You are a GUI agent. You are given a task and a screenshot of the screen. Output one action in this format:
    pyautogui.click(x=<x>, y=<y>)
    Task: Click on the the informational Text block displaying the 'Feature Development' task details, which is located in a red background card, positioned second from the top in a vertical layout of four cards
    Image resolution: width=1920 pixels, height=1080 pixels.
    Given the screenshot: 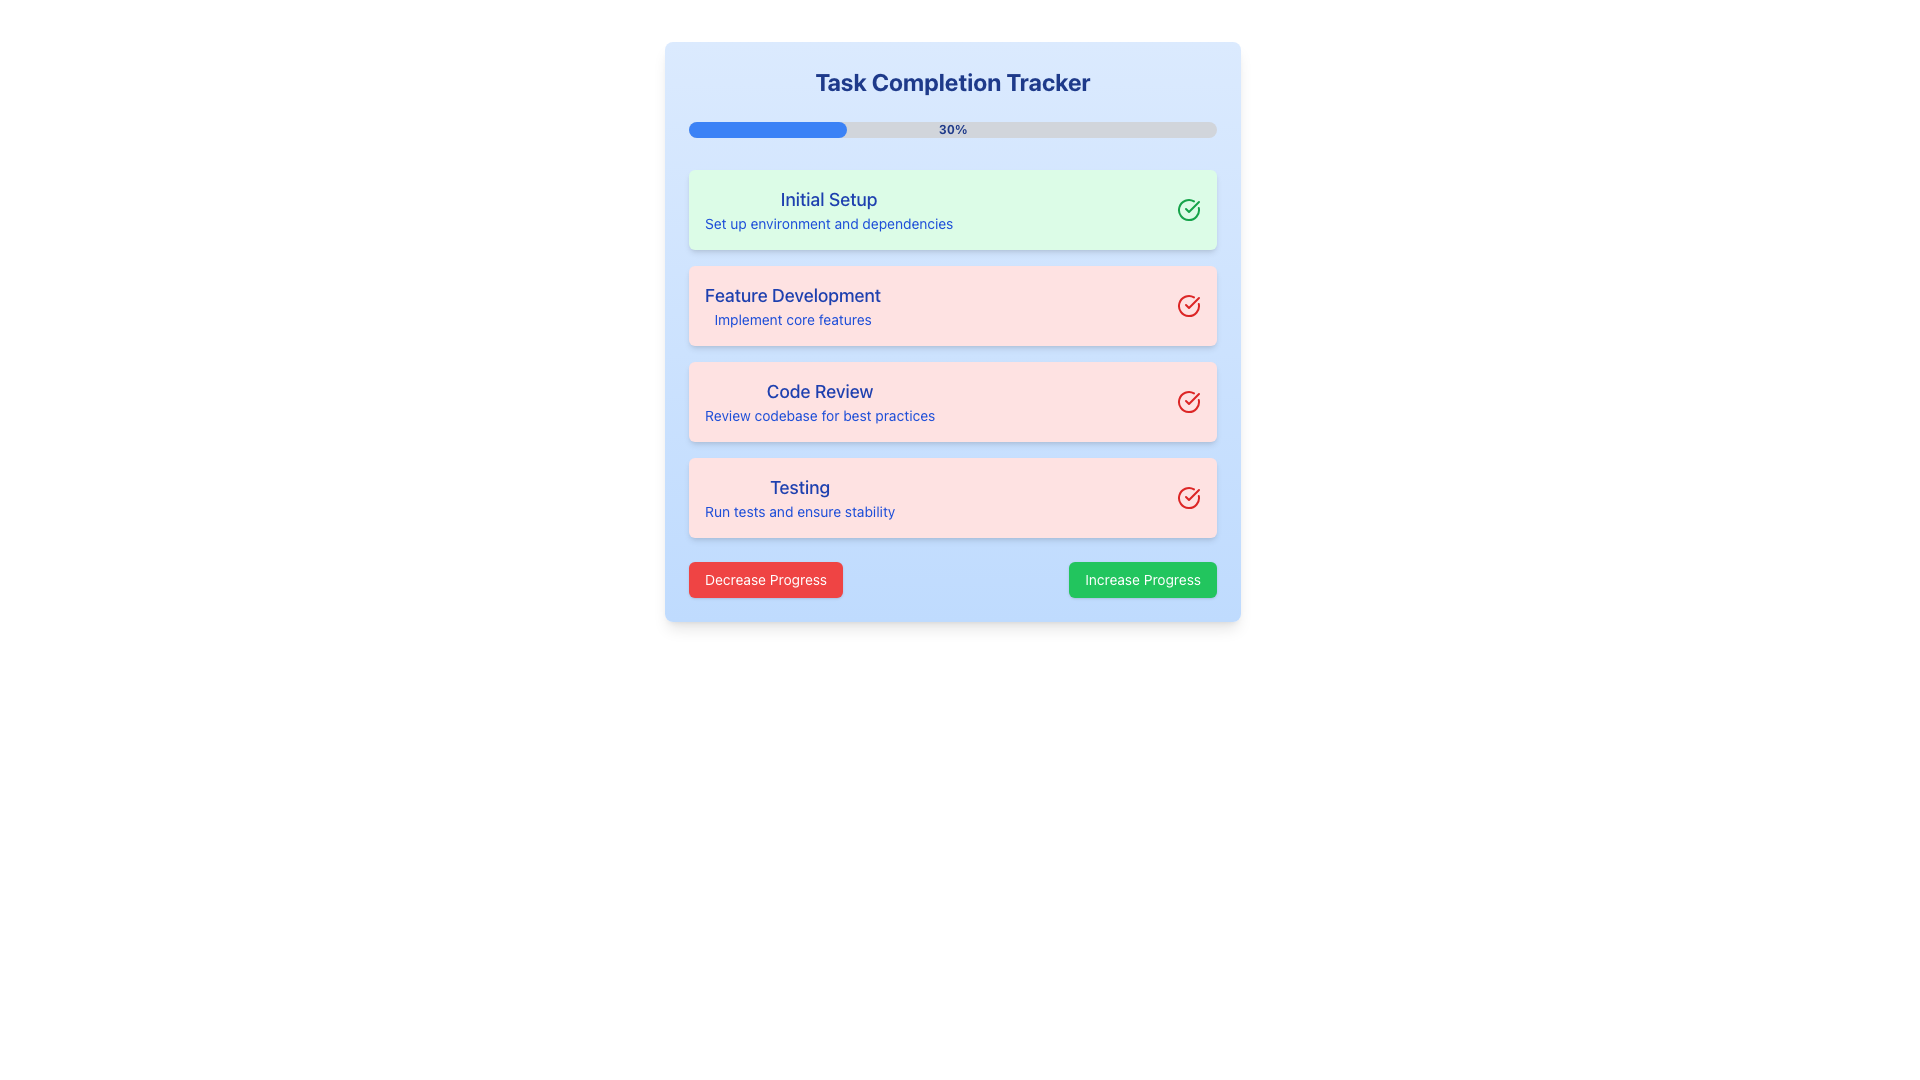 What is the action you would take?
    pyautogui.click(x=792, y=305)
    